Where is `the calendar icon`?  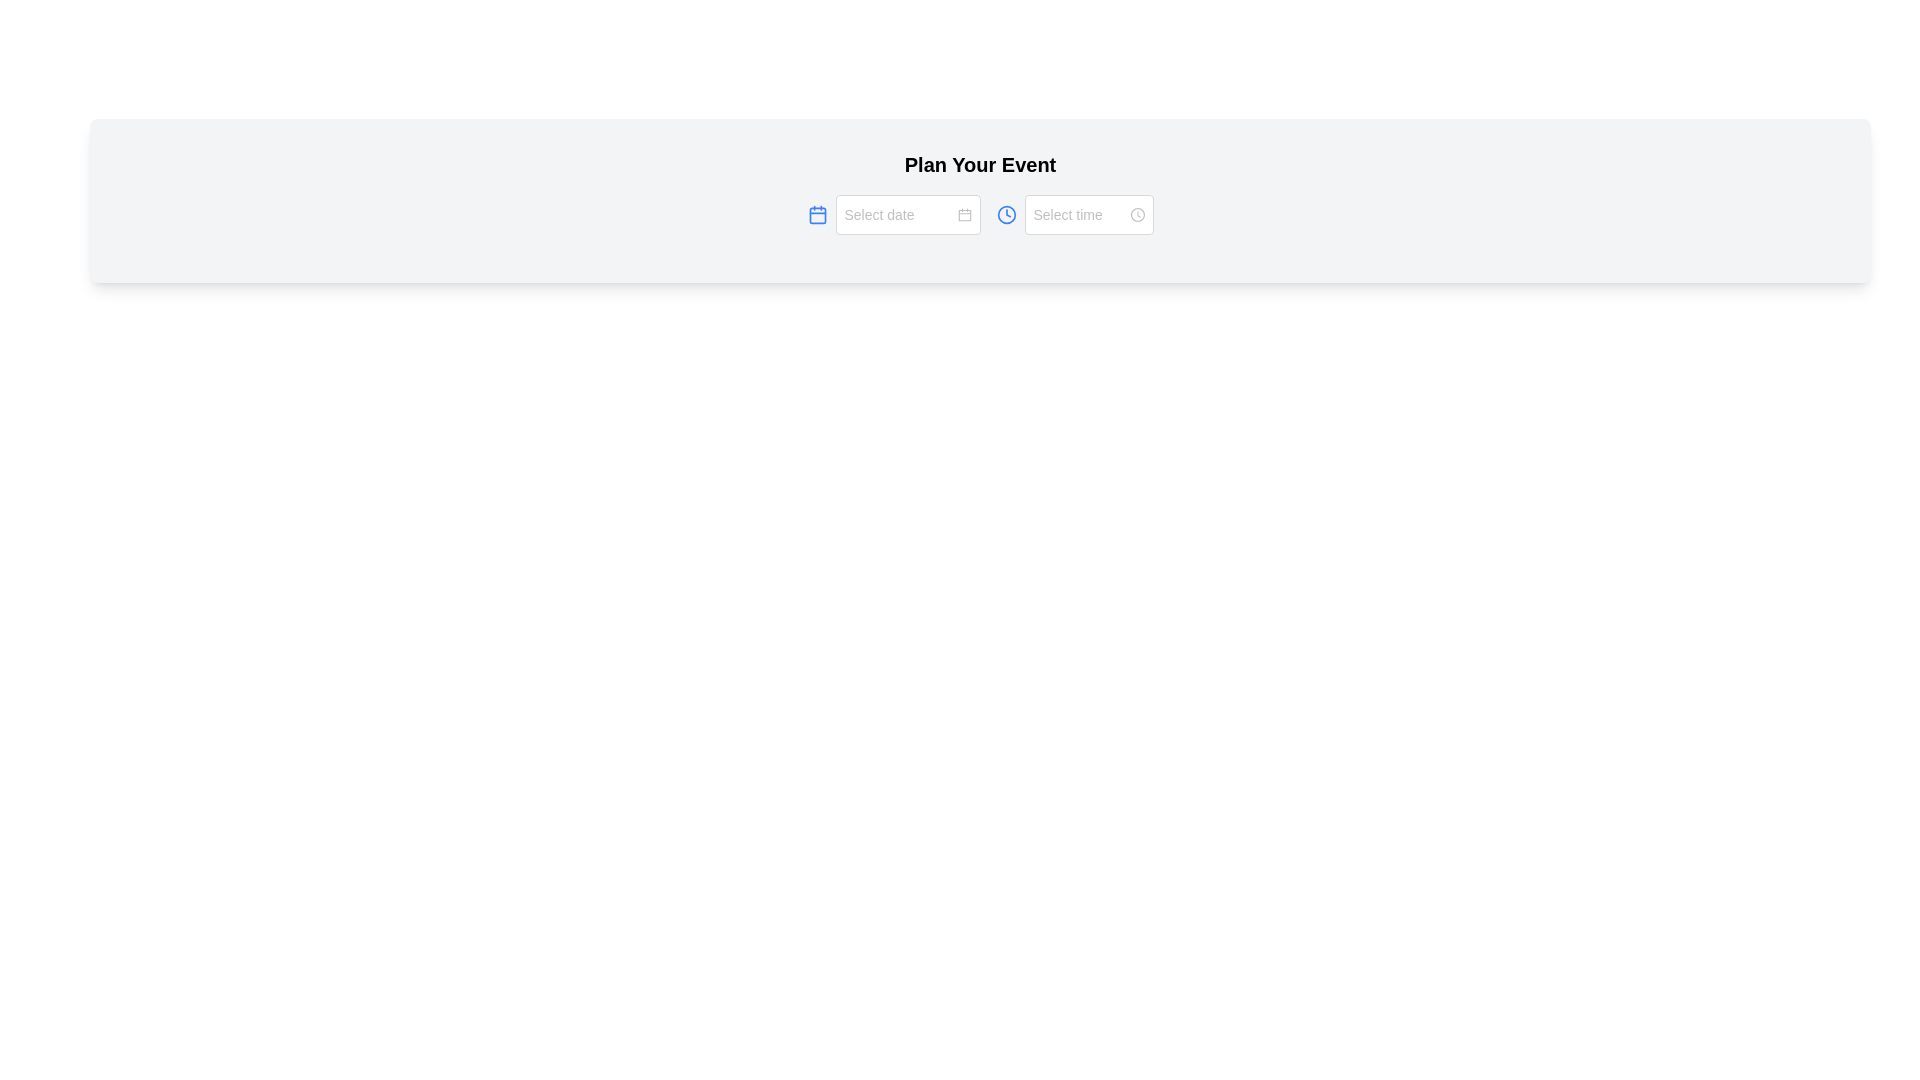 the calendar icon is located at coordinates (906, 215).